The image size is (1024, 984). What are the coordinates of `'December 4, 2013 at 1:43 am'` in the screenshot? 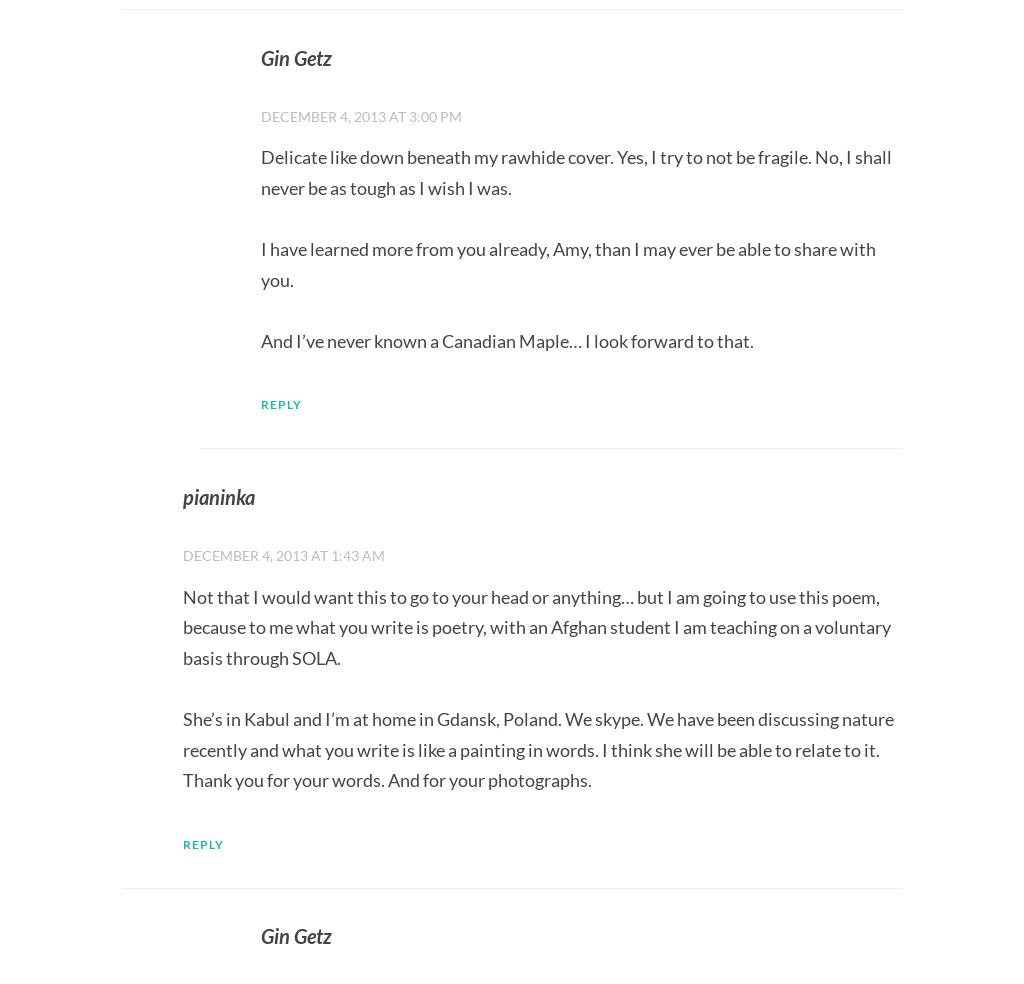 It's located at (283, 553).